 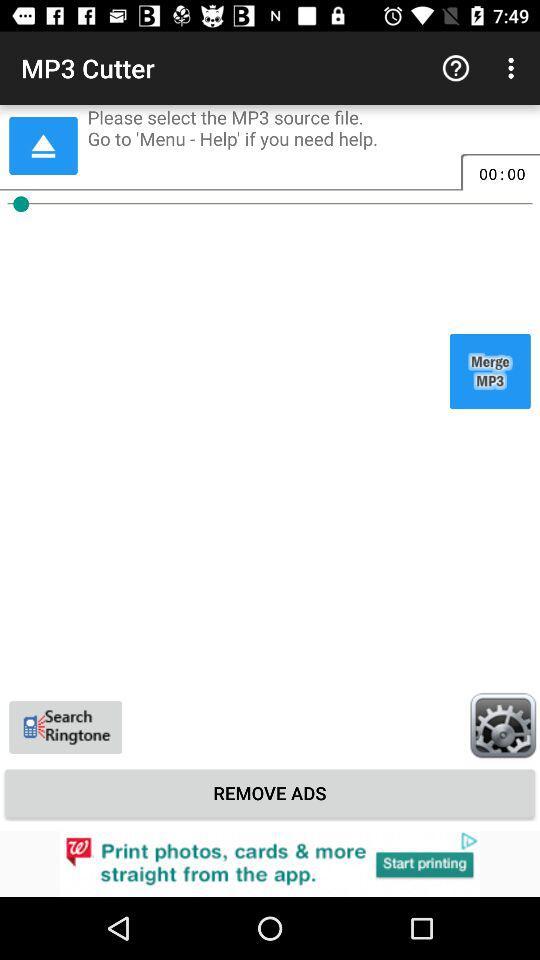 What do you see at coordinates (270, 863) in the screenshot?
I see `click the advertisement at bottom` at bounding box center [270, 863].